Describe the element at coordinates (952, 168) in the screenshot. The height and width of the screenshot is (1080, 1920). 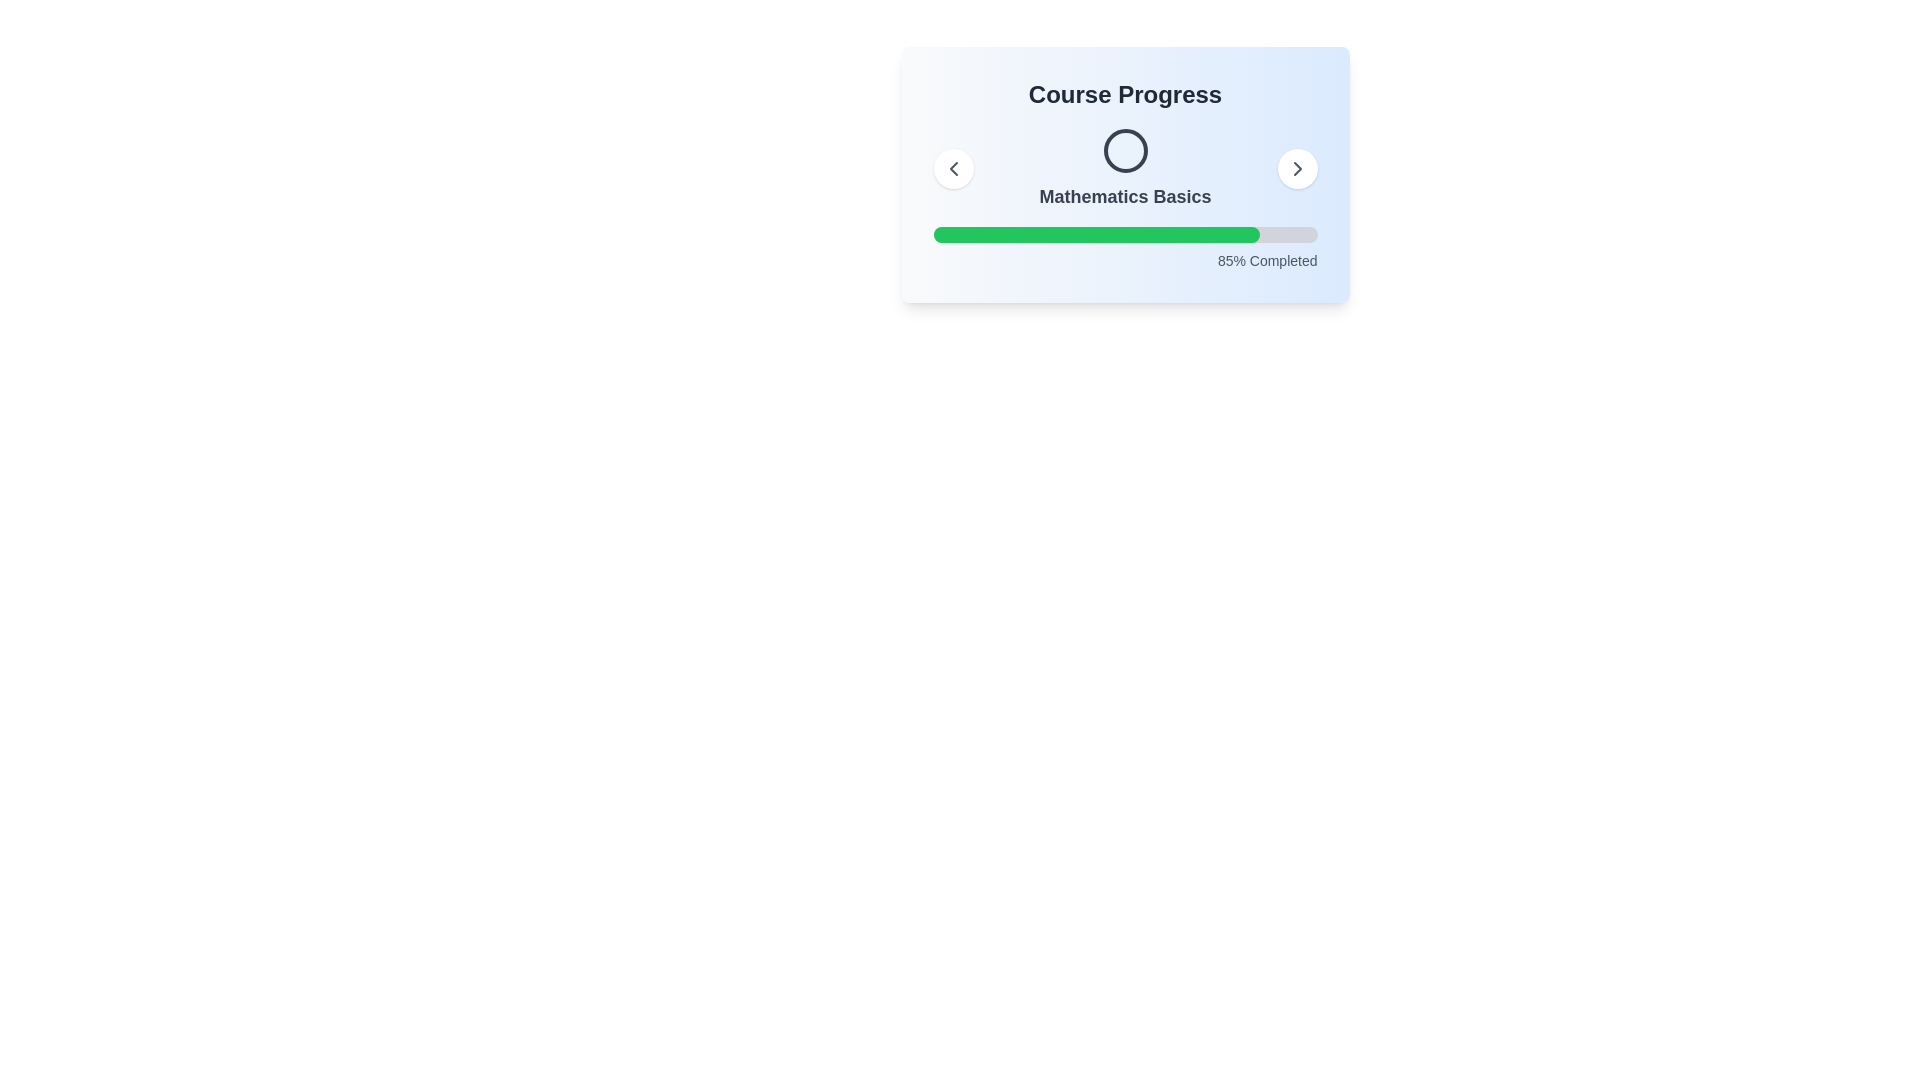
I see `the navigation button in the top-left corner of the header card labeled 'Mathematics Basics'` at that location.